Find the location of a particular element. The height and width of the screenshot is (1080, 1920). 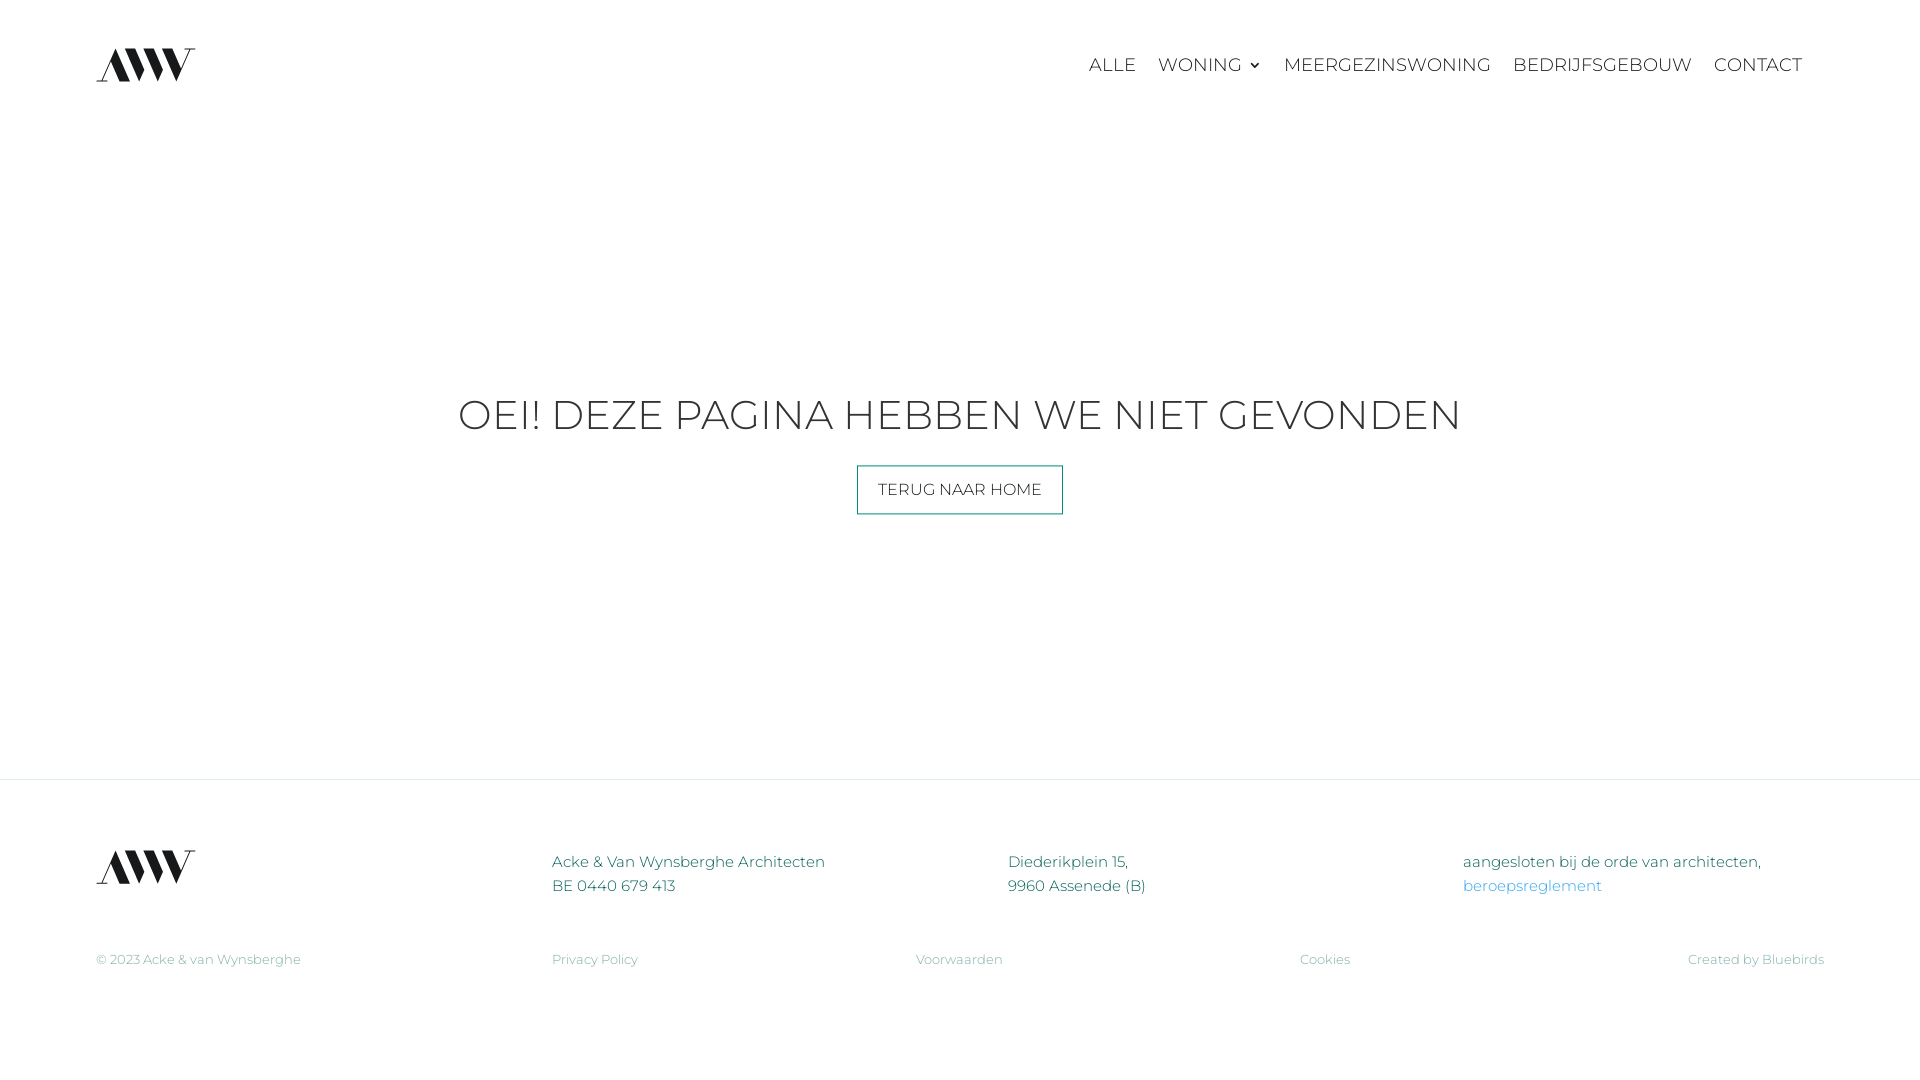

'WONING' is located at coordinates (1208, 64).